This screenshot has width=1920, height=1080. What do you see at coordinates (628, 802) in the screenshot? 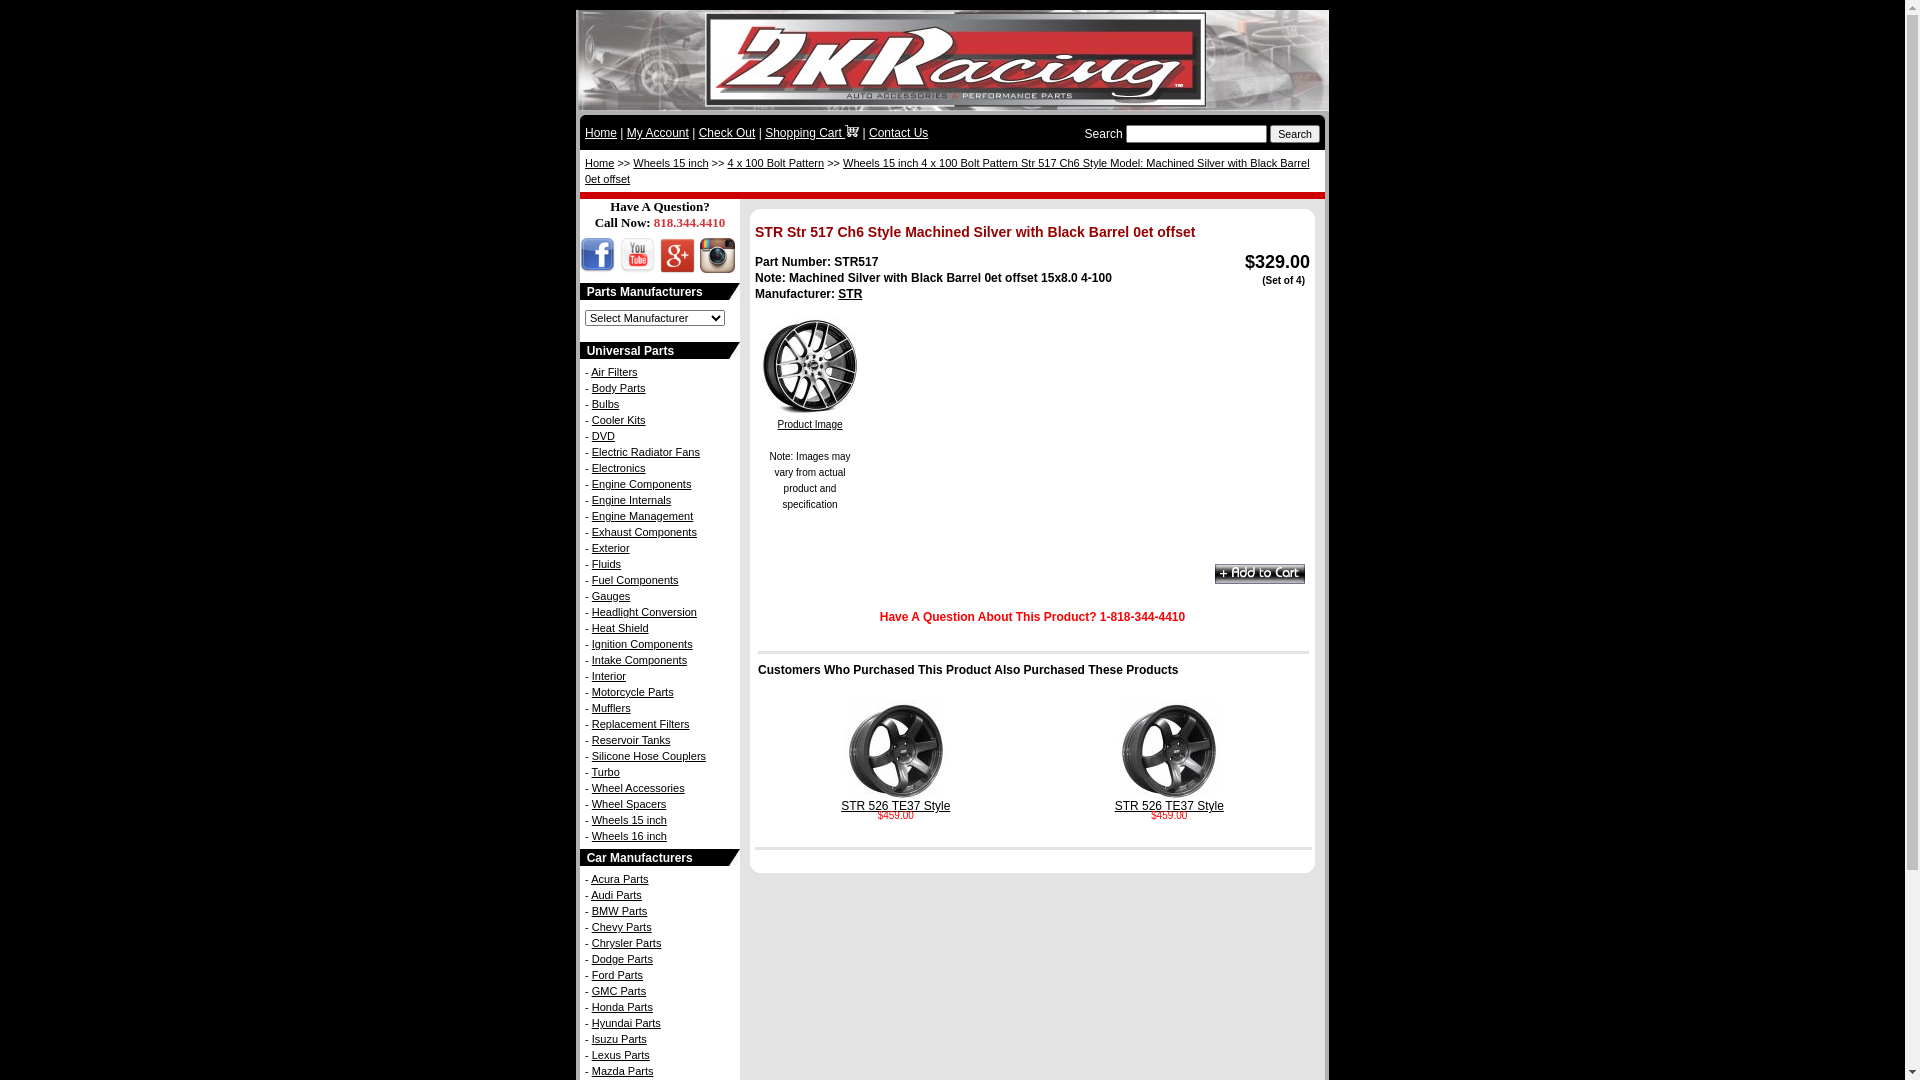
I see `'Wheel Spacers'` at bounding box center [628, 802].